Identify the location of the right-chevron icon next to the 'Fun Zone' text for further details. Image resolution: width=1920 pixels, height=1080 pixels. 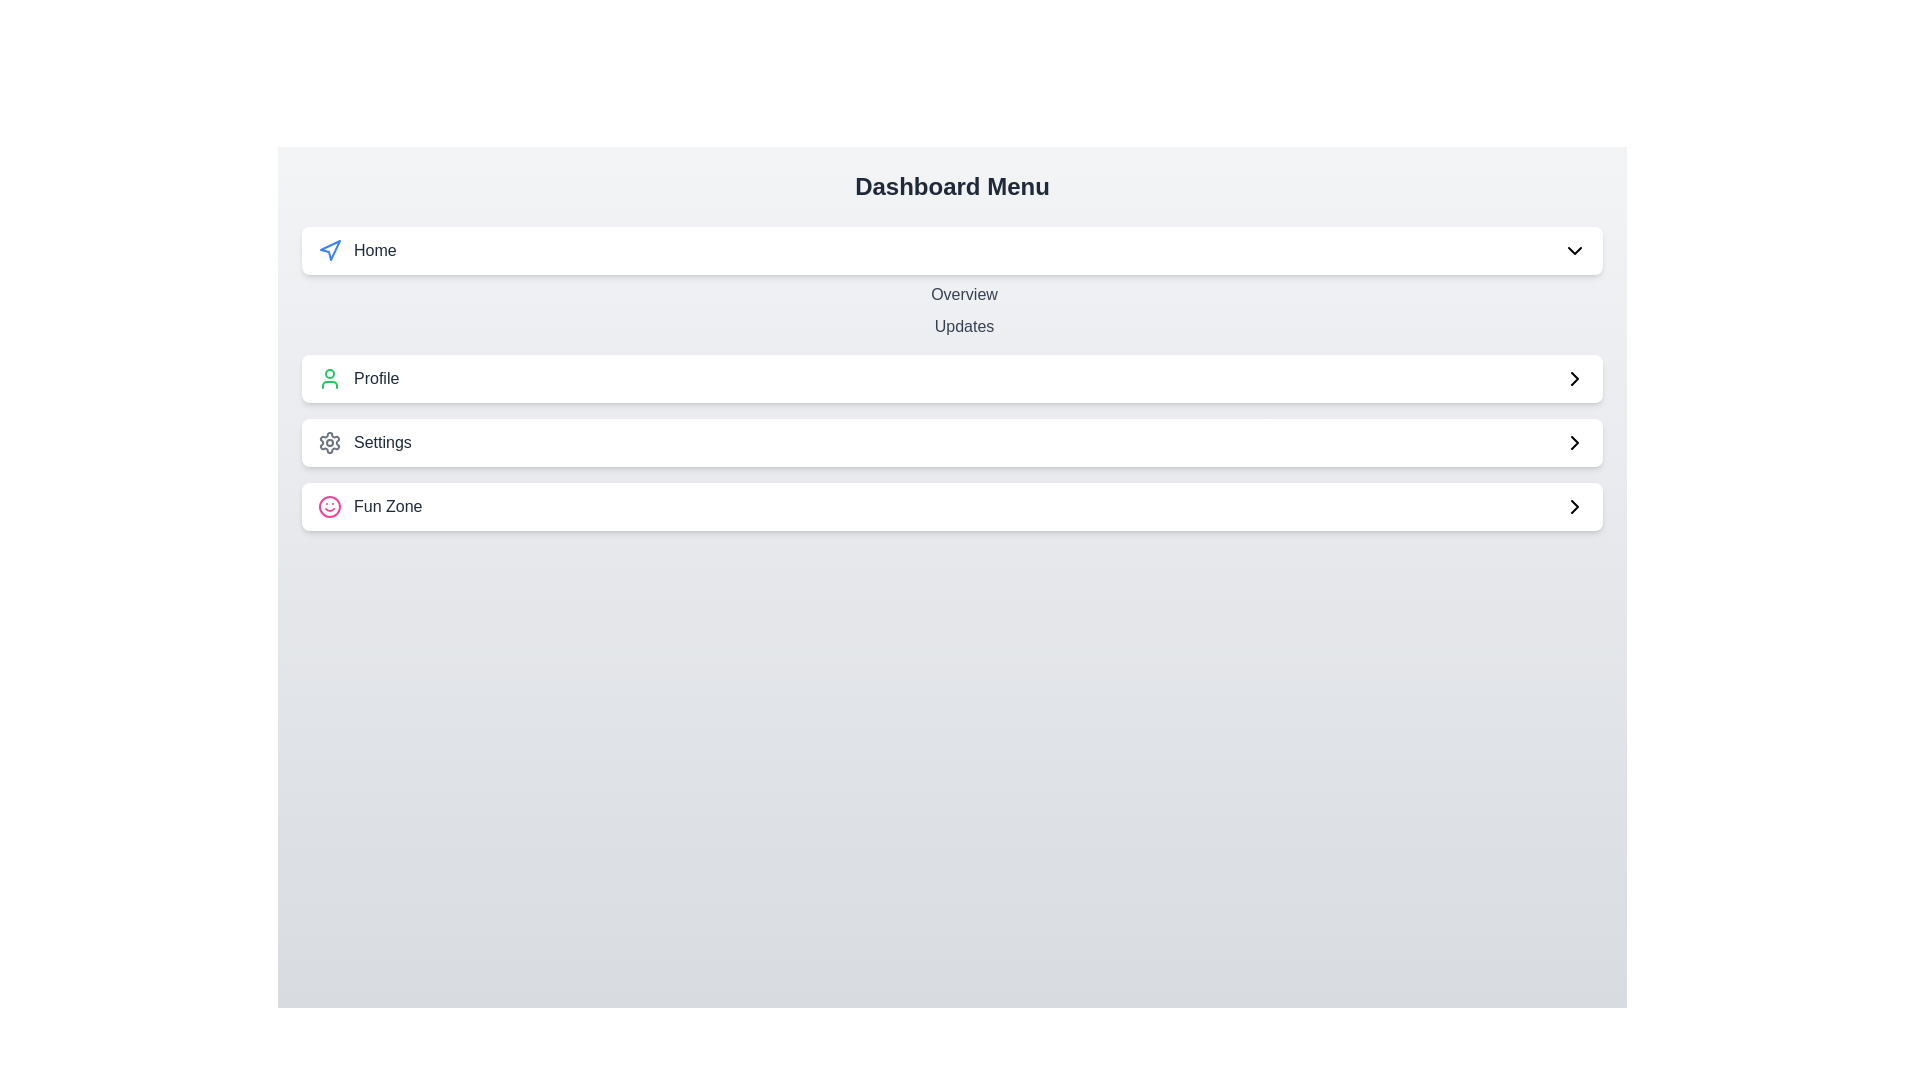
(1573, 505).